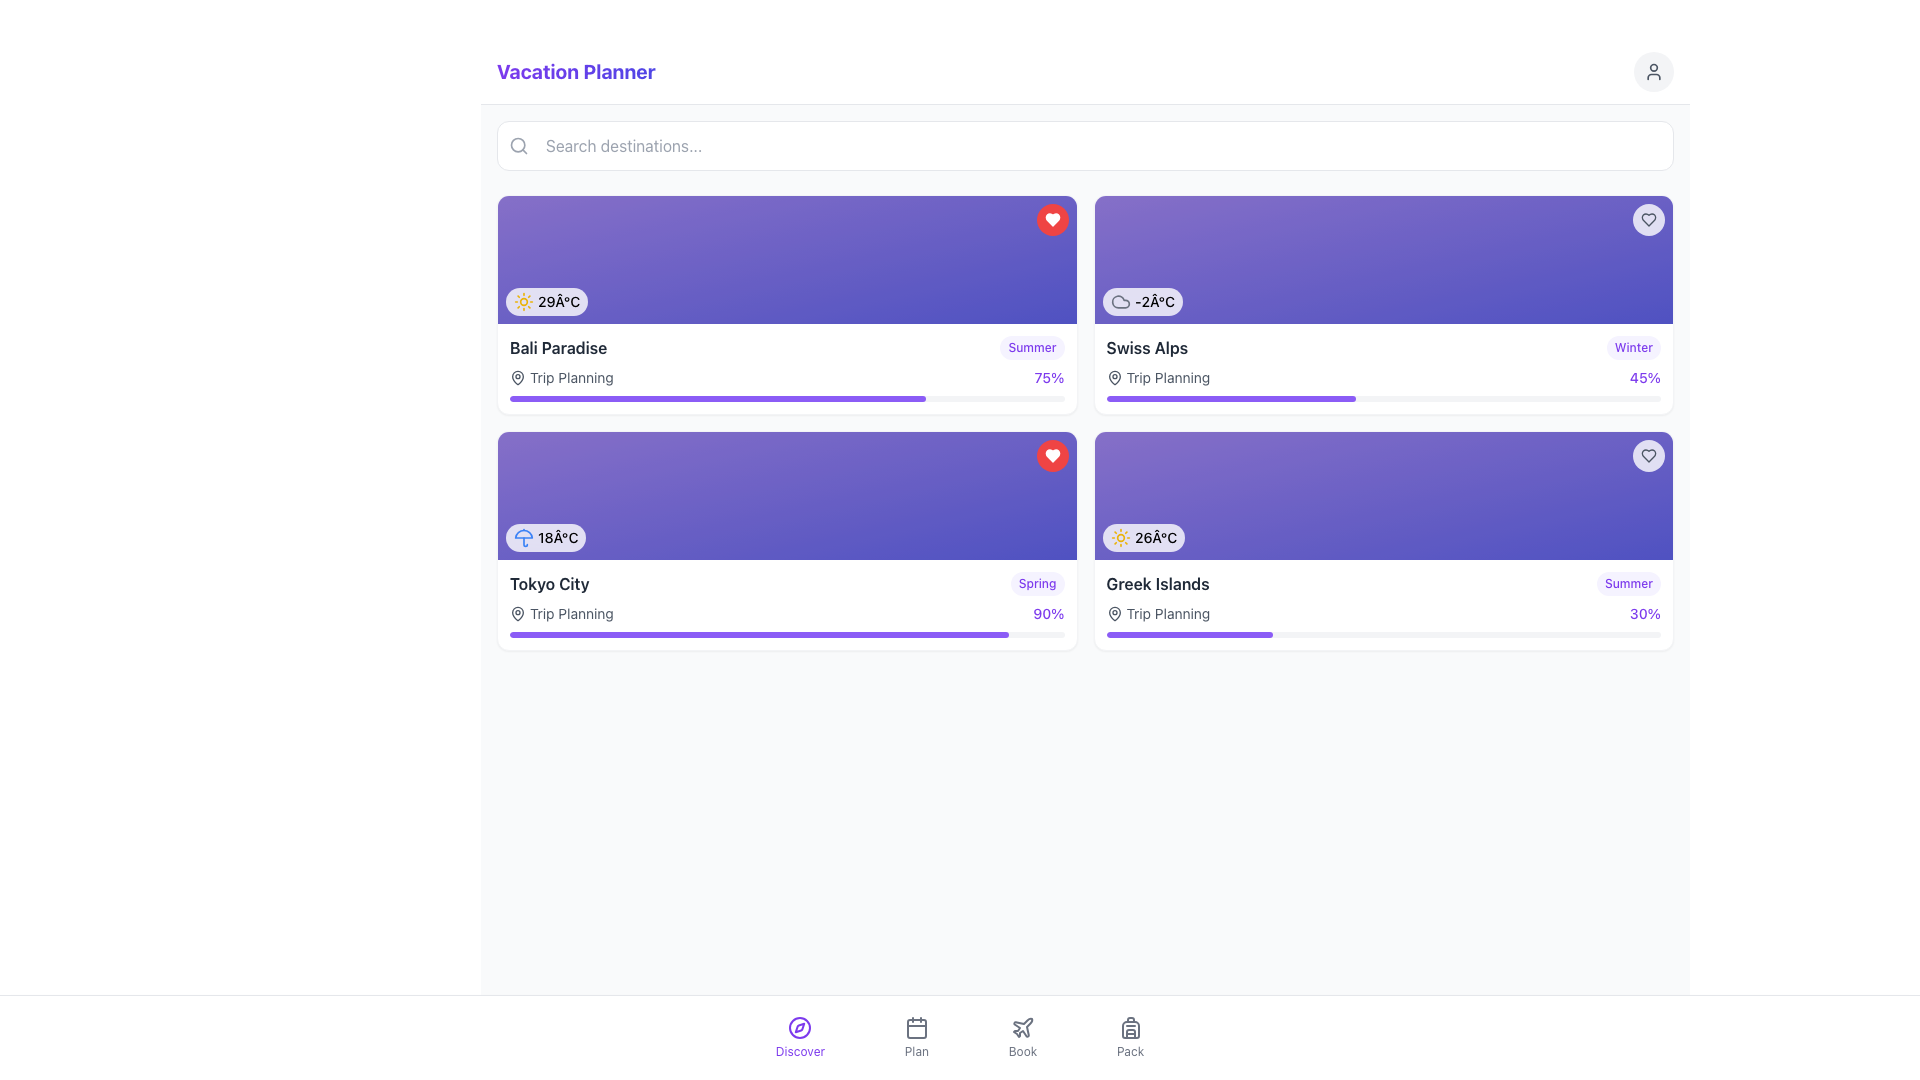 Image resolution: width=1920 pixels, height=1080 pixels. I want to click on the heart-shaped icon, which is a filled red color representing a 'favorite' or 'like' action, located at the top-right corner of the 'Bali Paradise' card, so click(1051, 455).